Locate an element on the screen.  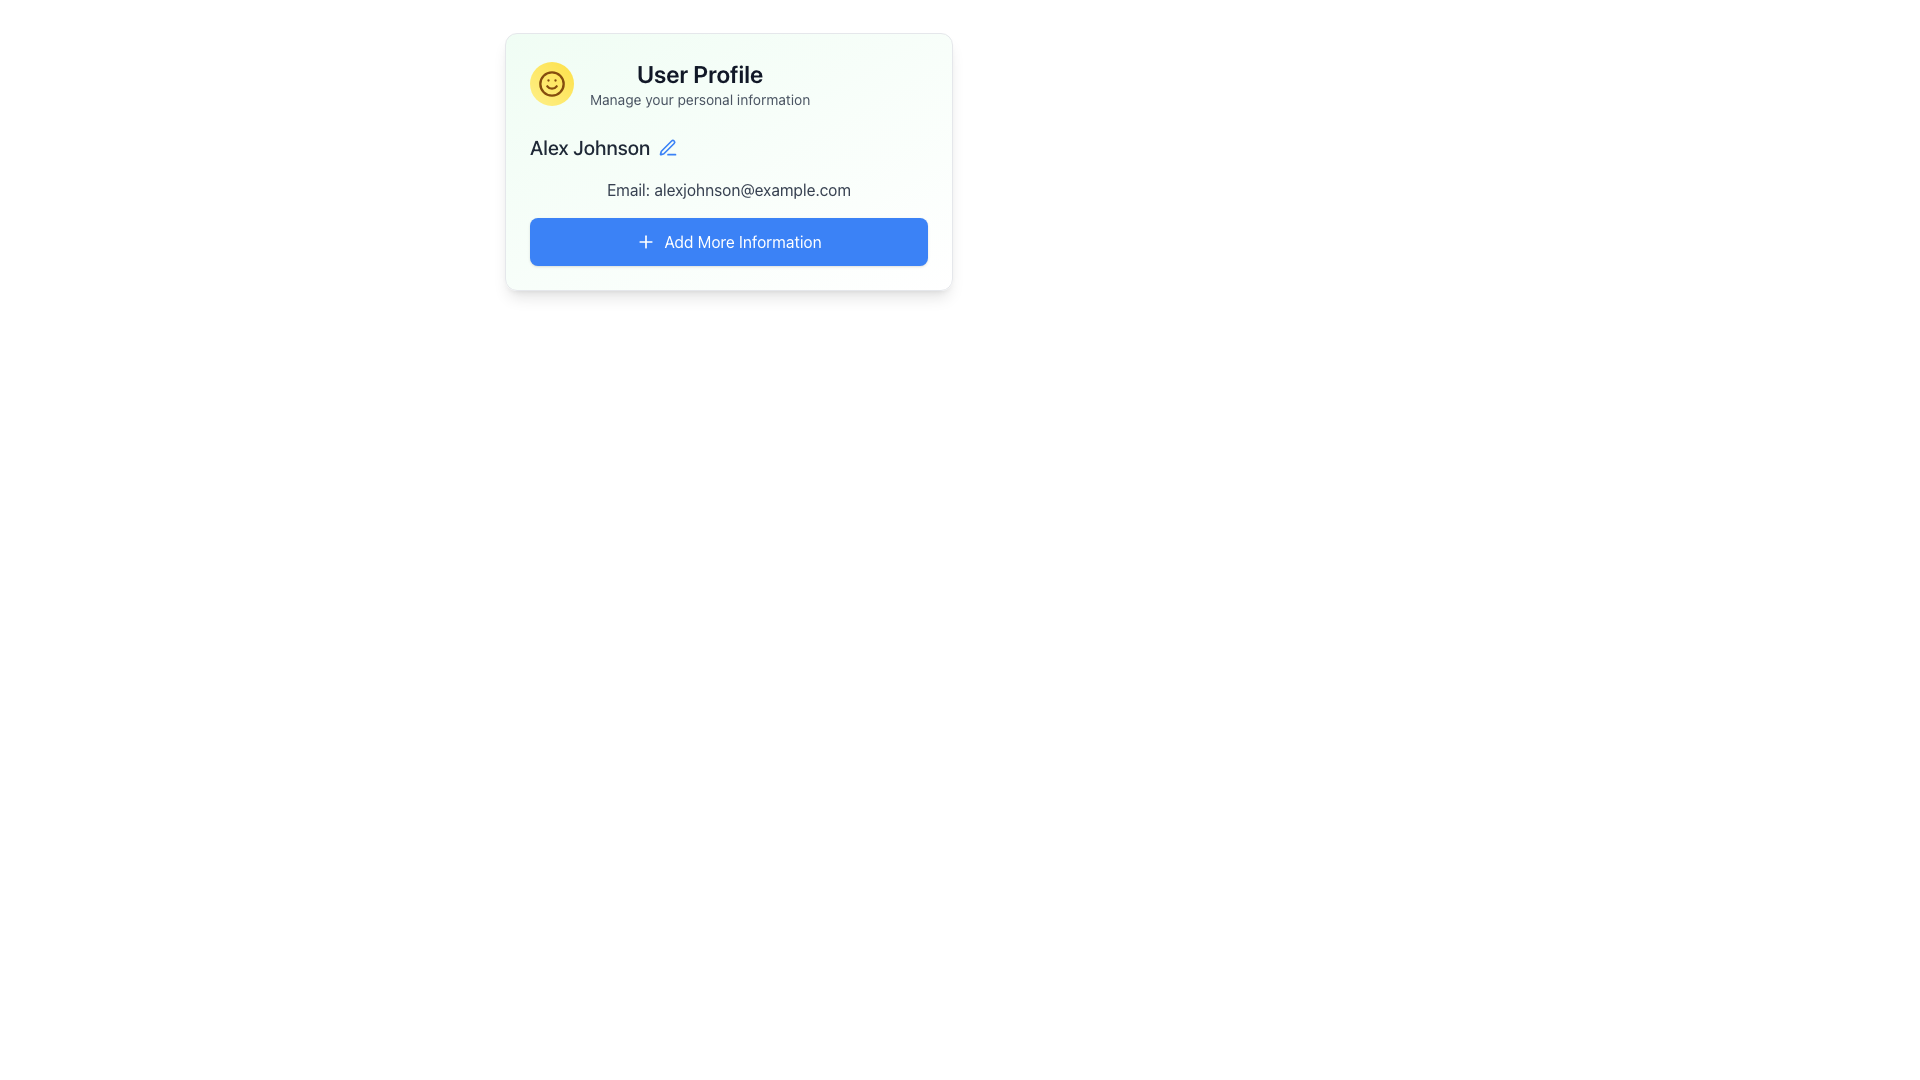
the yellow circular icon with a smiley face located at the top-left corner of the user profile card is located at coordinates (552, 83).